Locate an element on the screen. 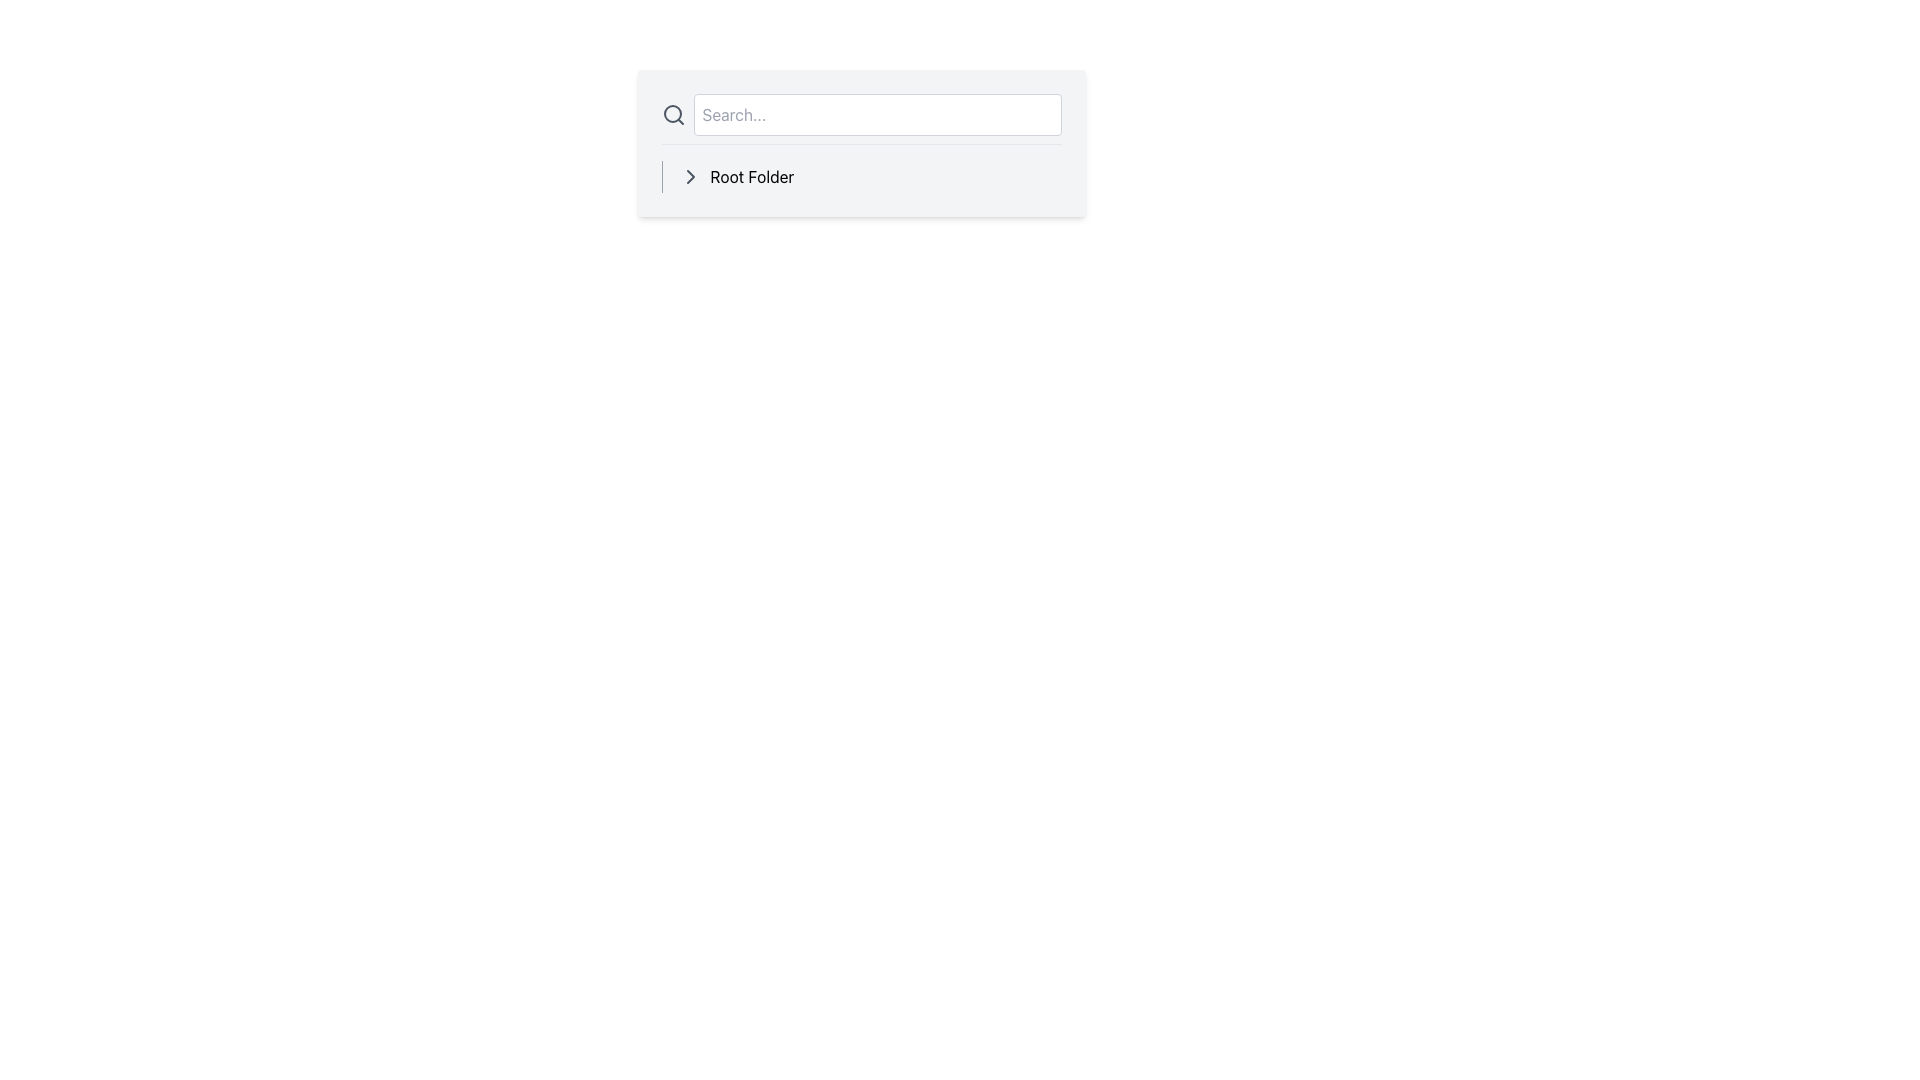 This screenshot has width=1920, height=1080. the small right-facing chevron arrow icon located to the left of the 'Root Folder' text is located at coordinates (690, 176).